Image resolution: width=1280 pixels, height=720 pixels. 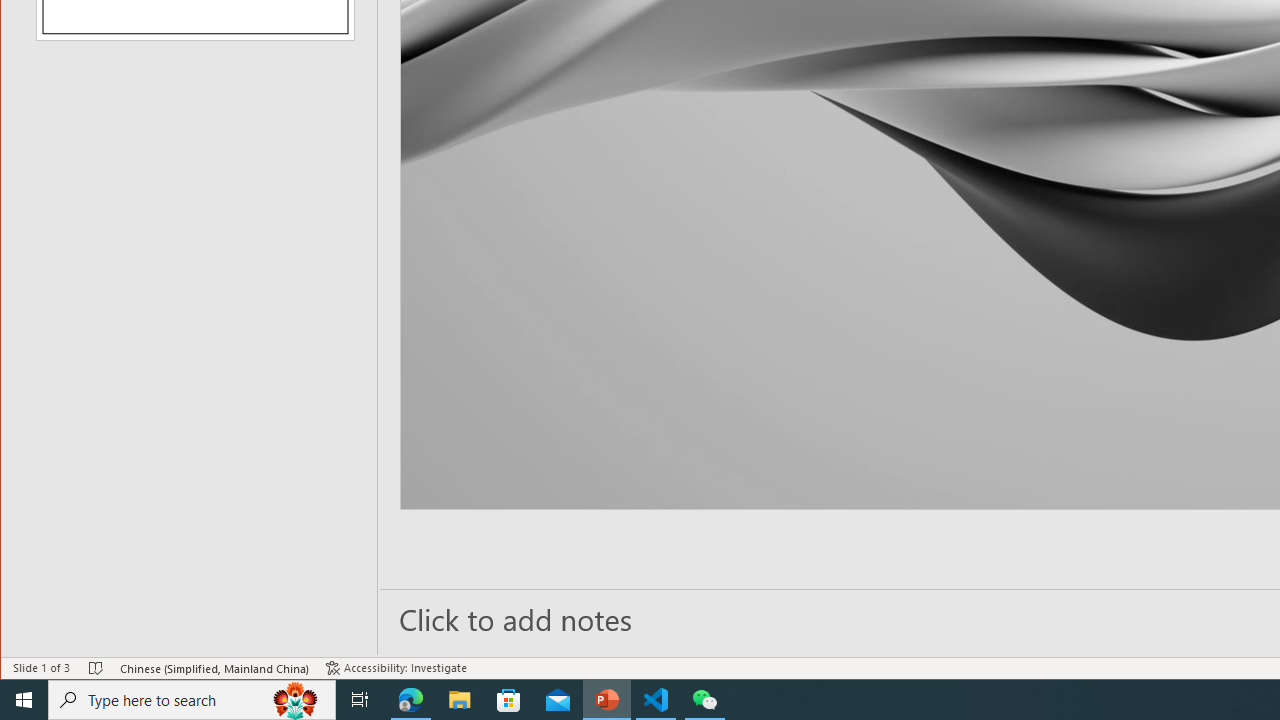 What do you see at coordinates (359, 698) in the screenshot?
I see `'Task View'` at bounding box center [359, 698].